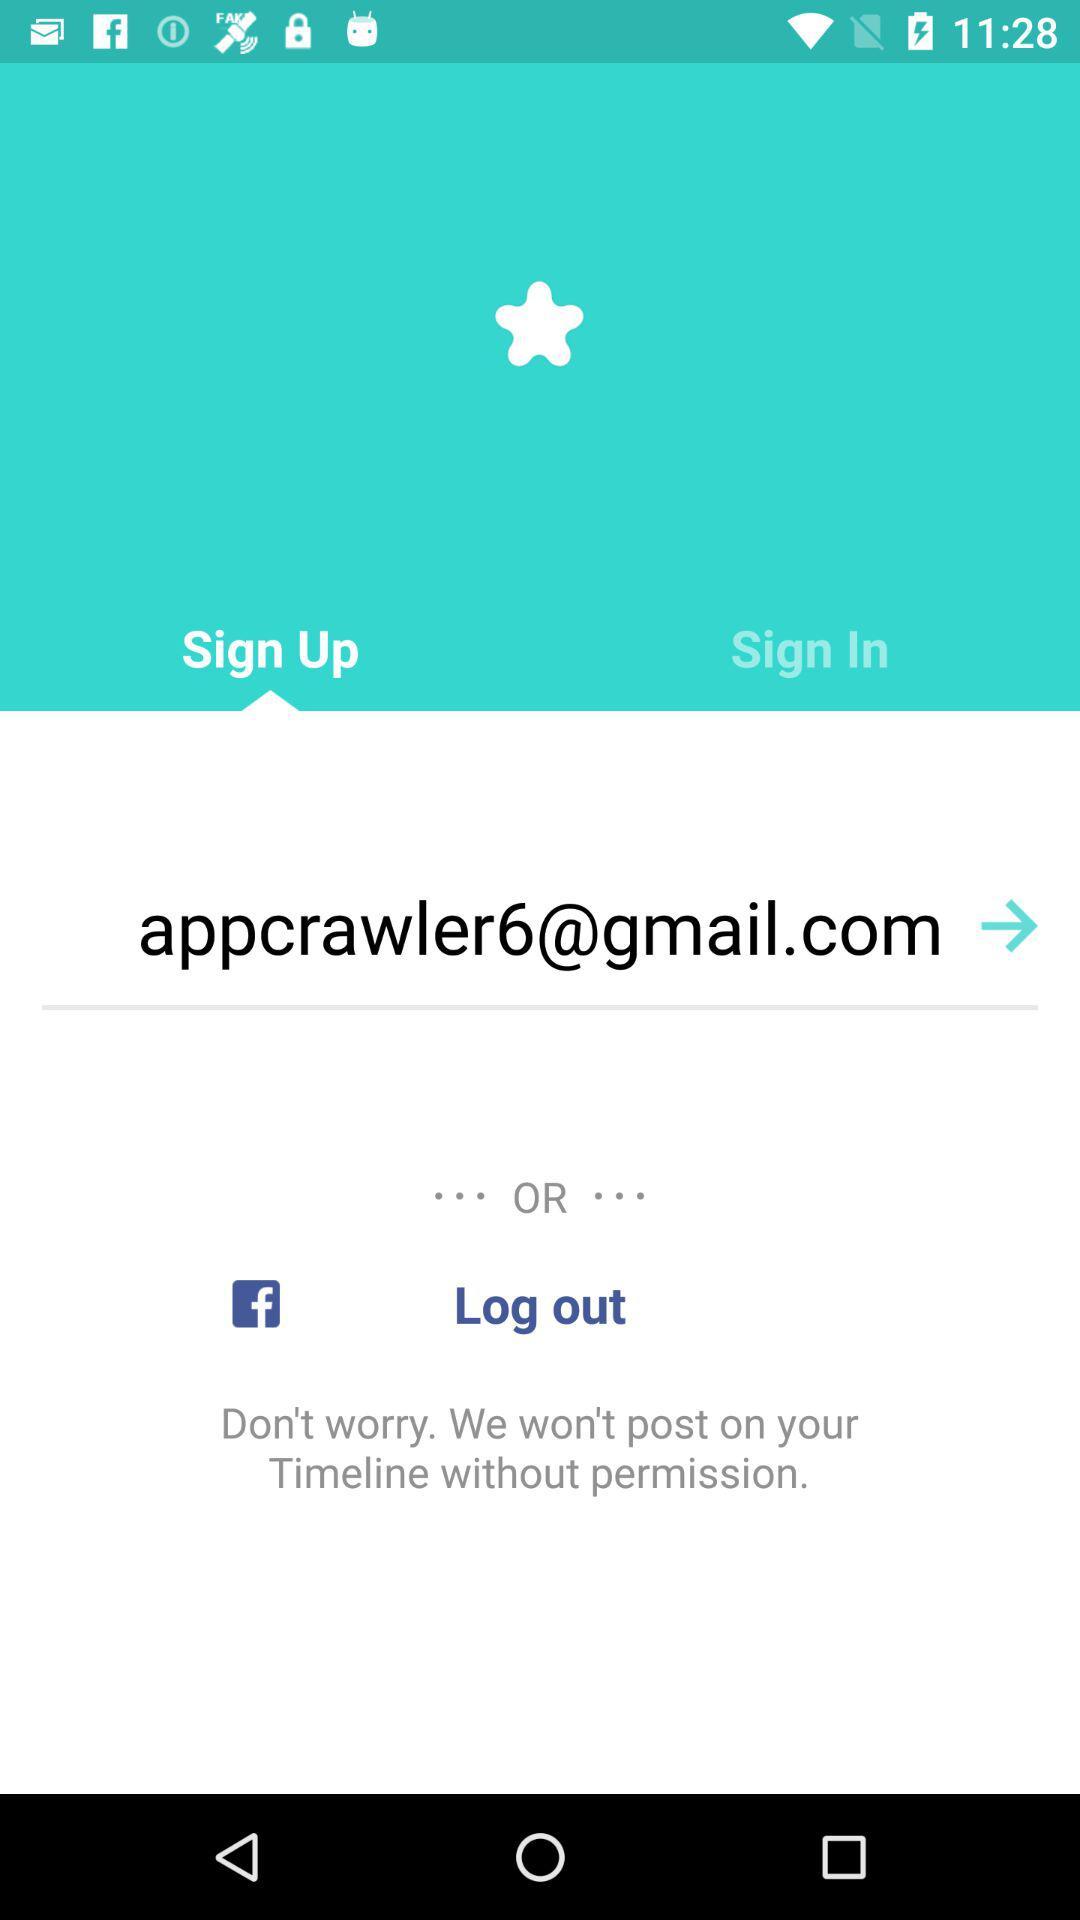 The height and width of the screenshot is (1920, 1080). What do you see at coordinates (1009, 924) in the screenshot?
I see `the arrow_forward icon` at bounding box center [1009, 924].